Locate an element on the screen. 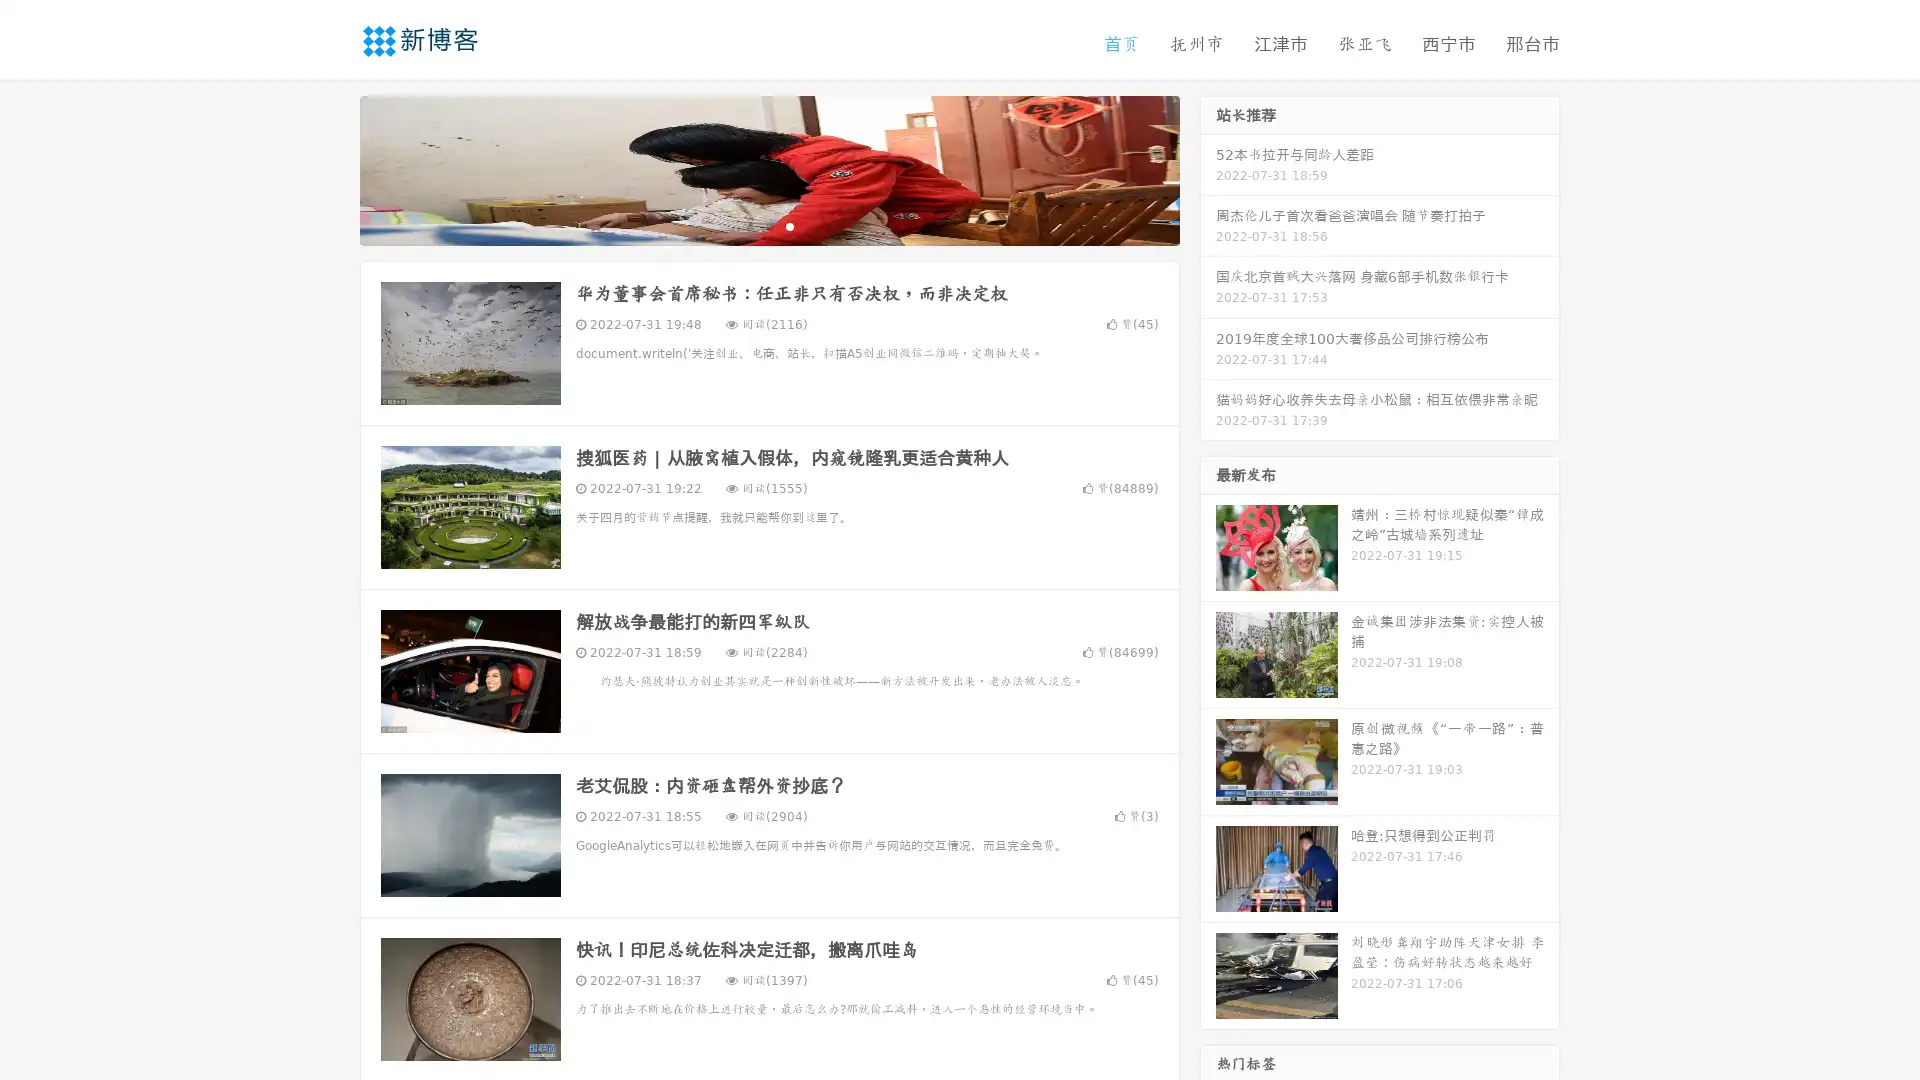 The height and width of the screenshot is (1080, 1920). Previous slide is located at coordinates (330, 168).